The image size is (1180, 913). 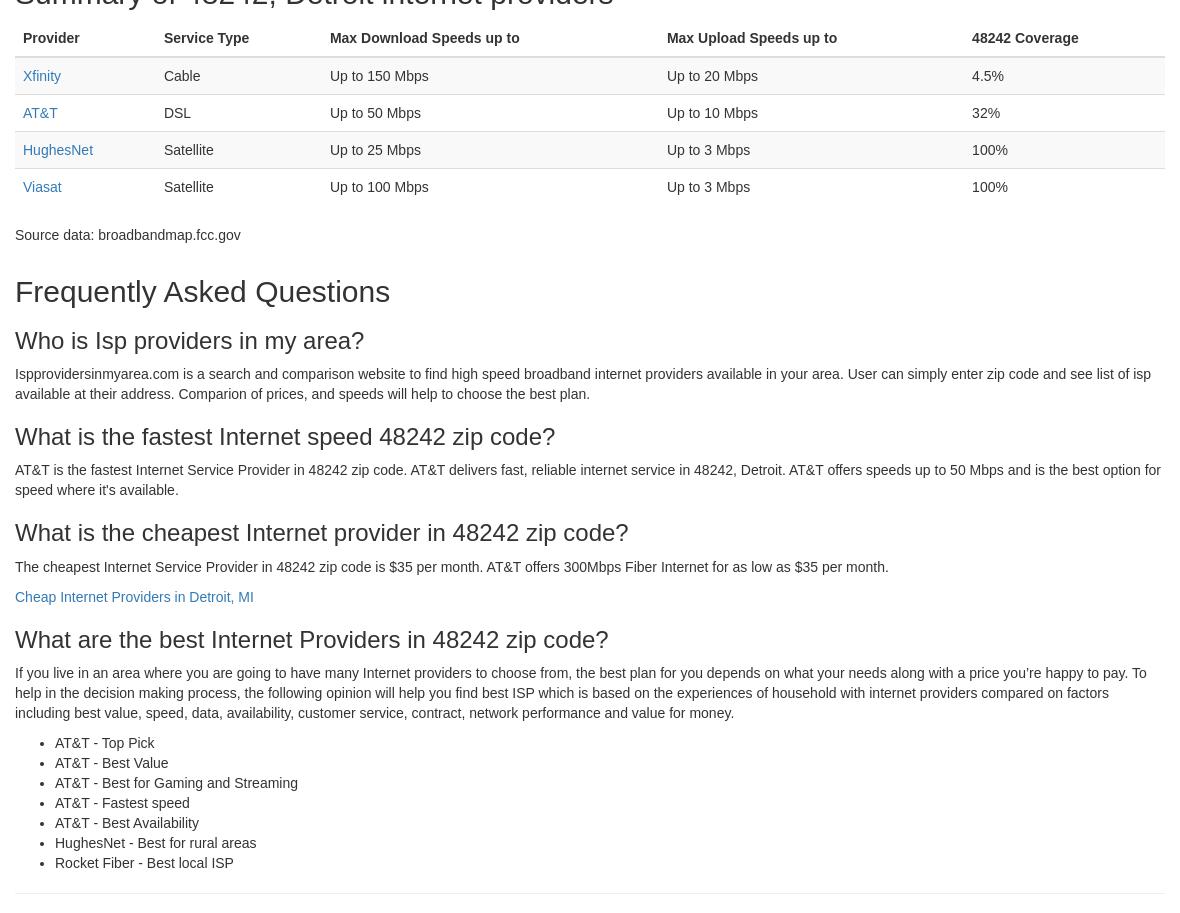 I want to click on 'HughesNet', so click(x=57, y=148).